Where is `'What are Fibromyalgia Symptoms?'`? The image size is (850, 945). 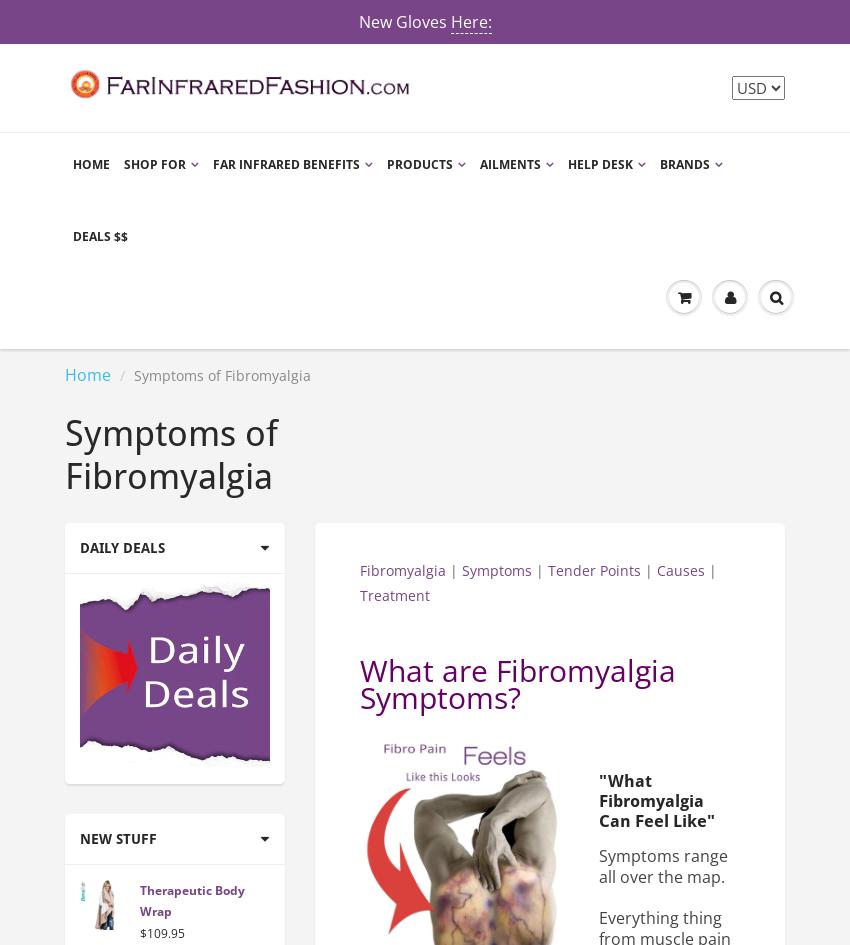 'What are Fibromyalgia Symptoms?' is located at coordinates (516, 683).